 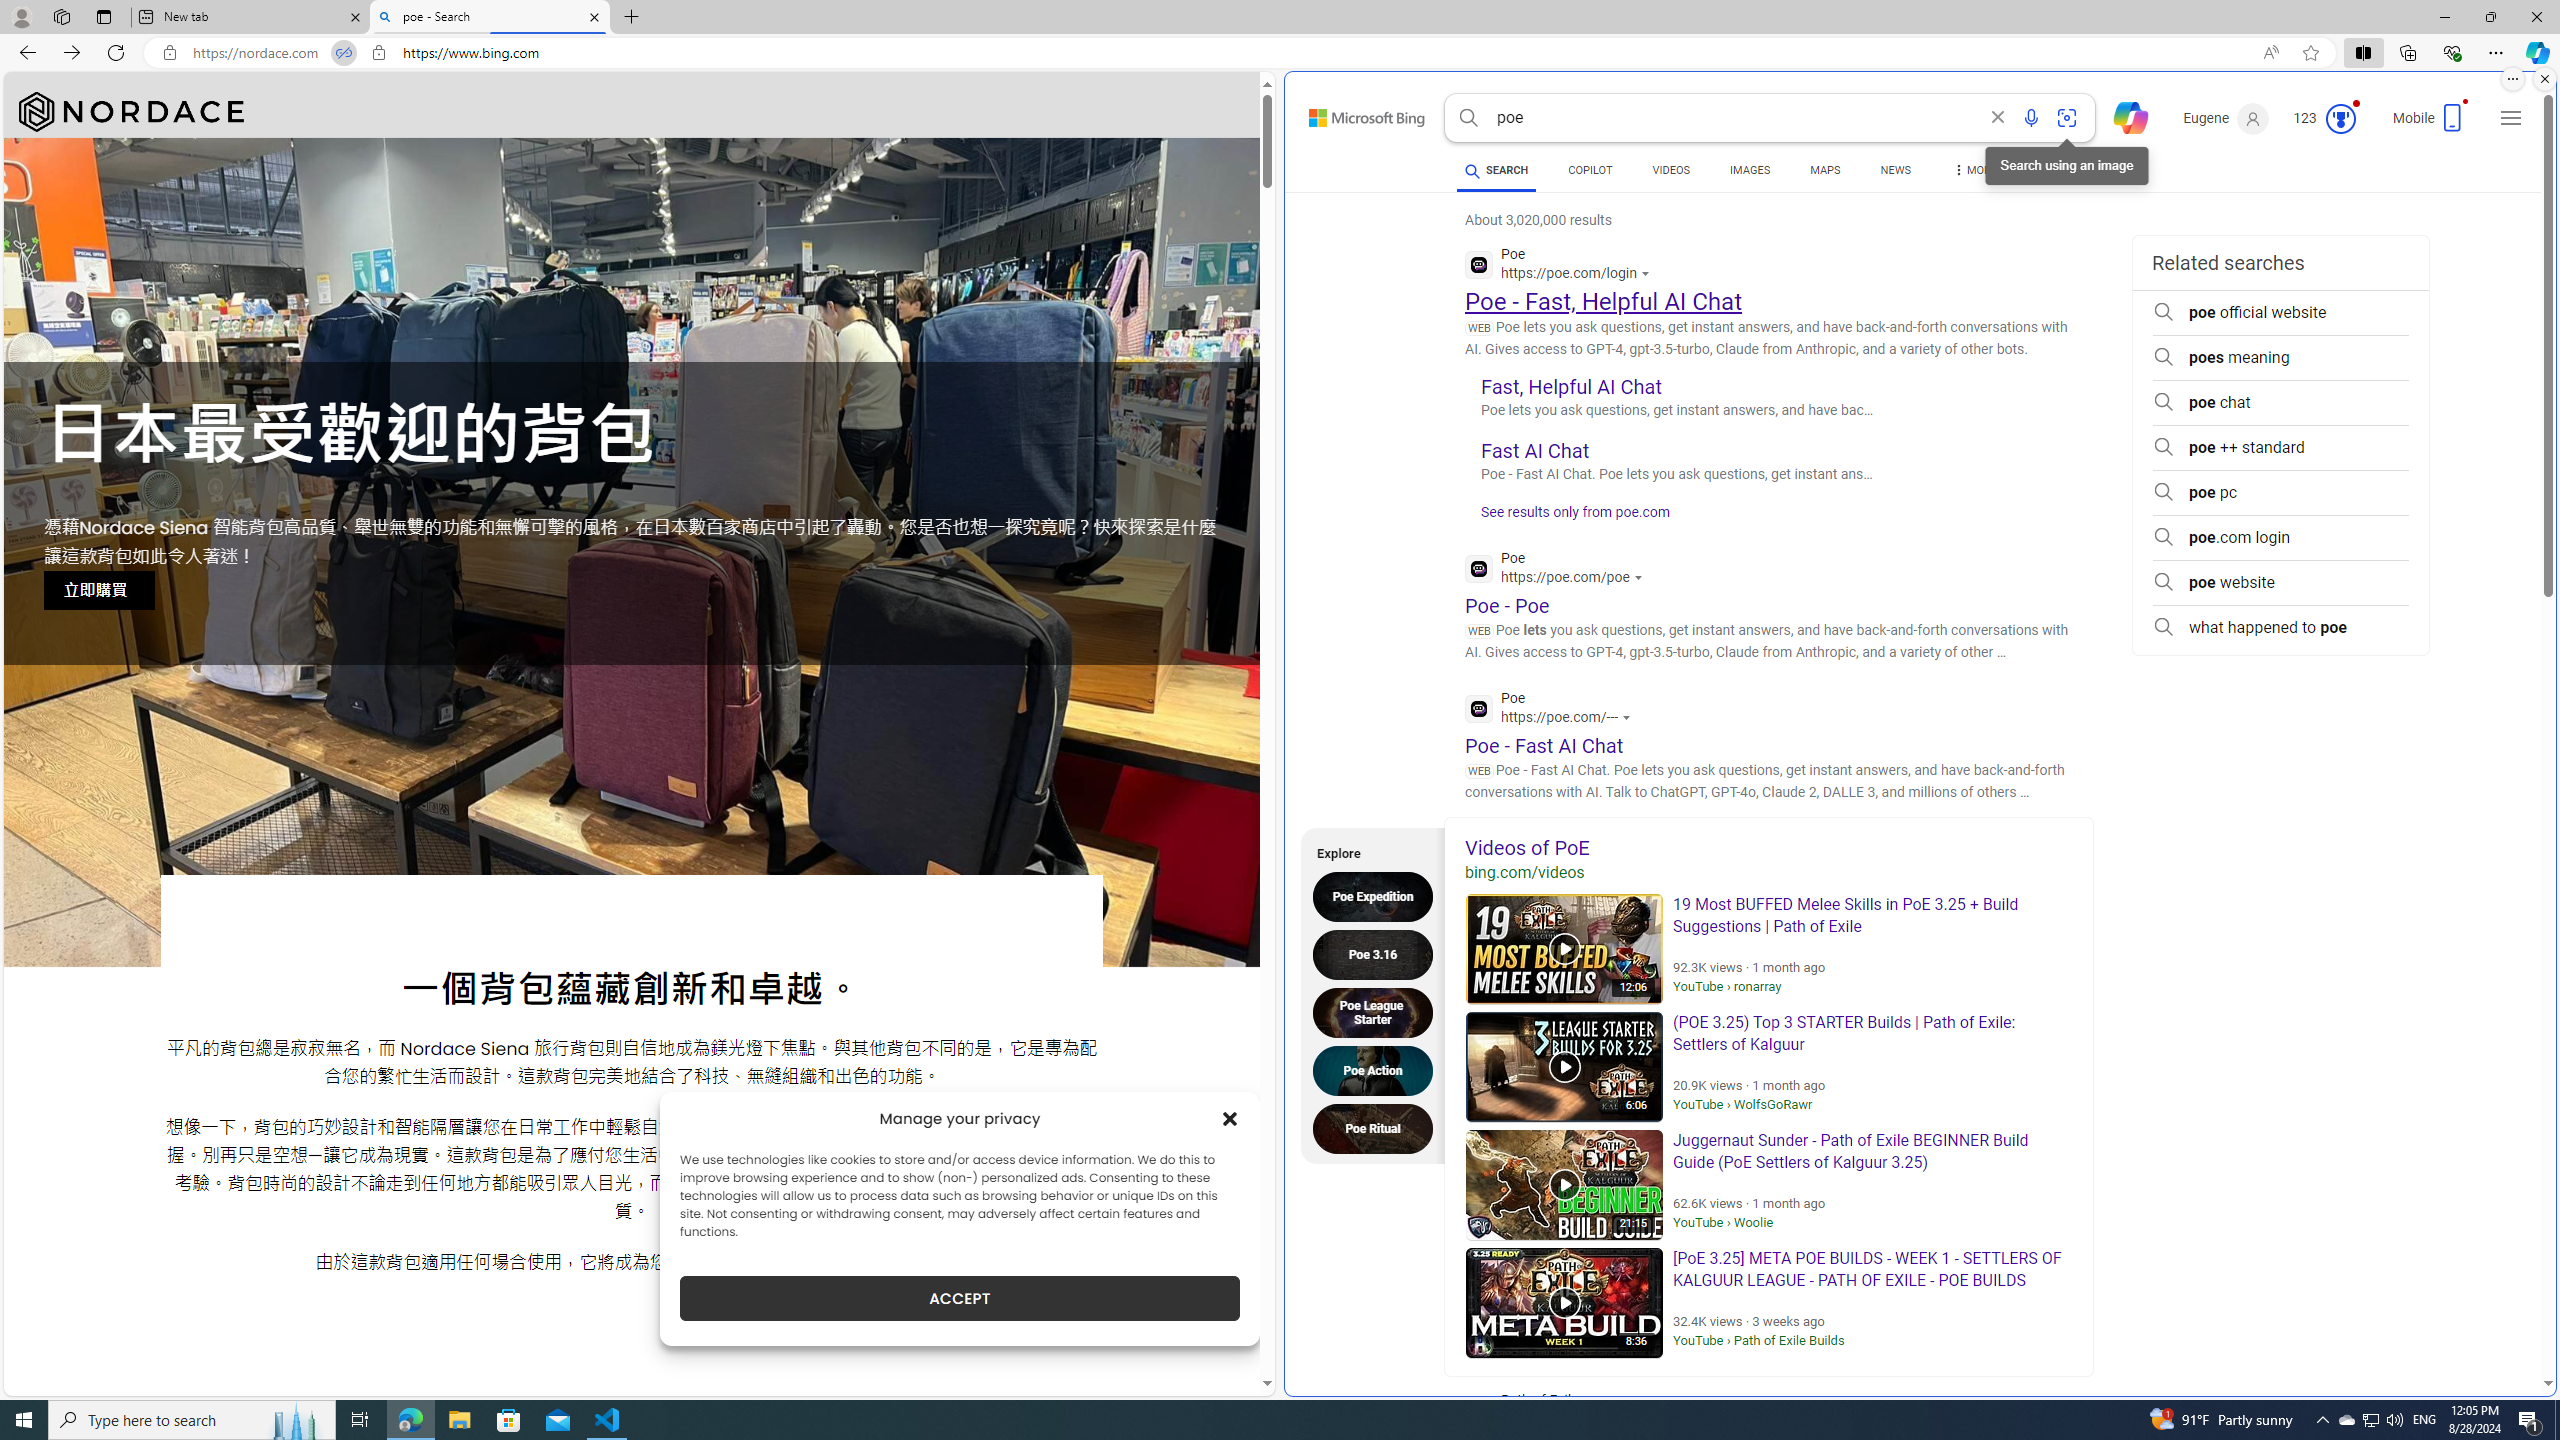 I want to click on 'poe official website', so click(x=2279, y=313).